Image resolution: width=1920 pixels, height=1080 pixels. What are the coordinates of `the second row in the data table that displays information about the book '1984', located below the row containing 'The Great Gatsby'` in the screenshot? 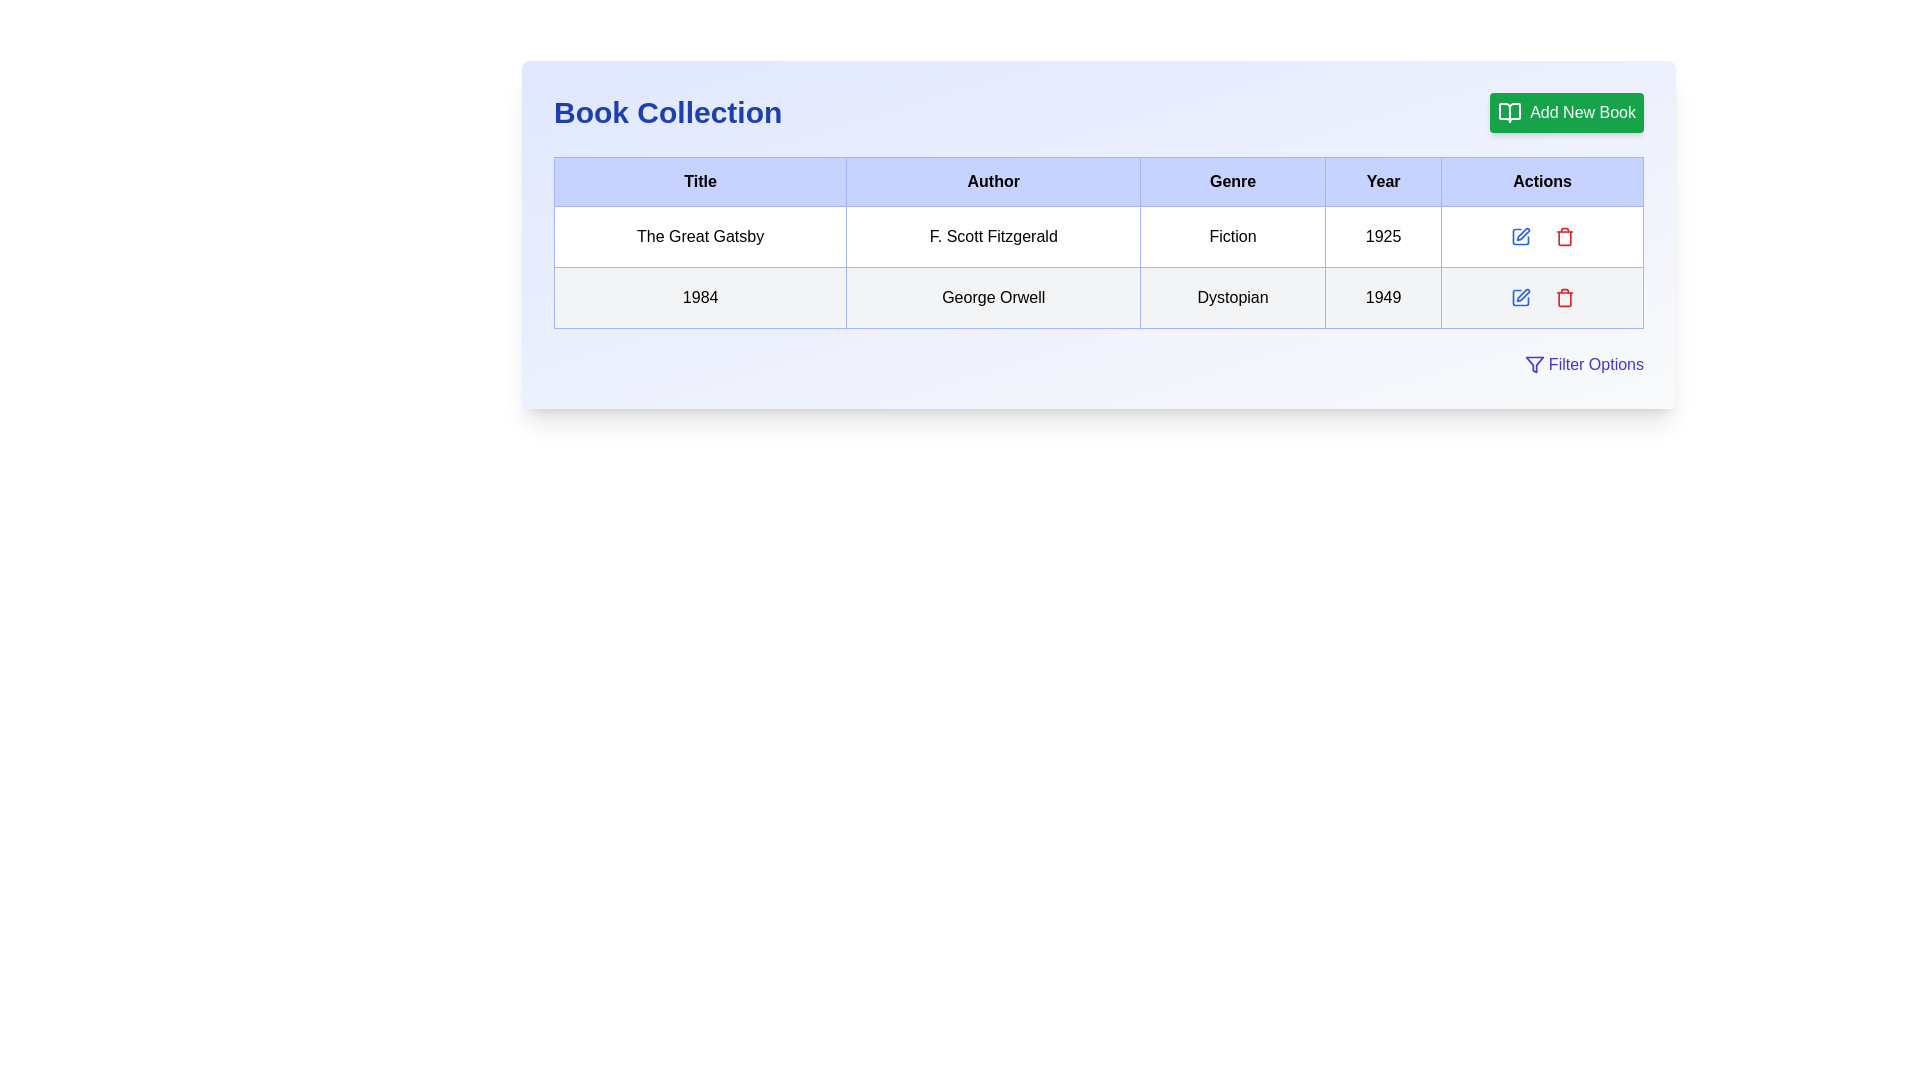 It's located at (1098, 297).